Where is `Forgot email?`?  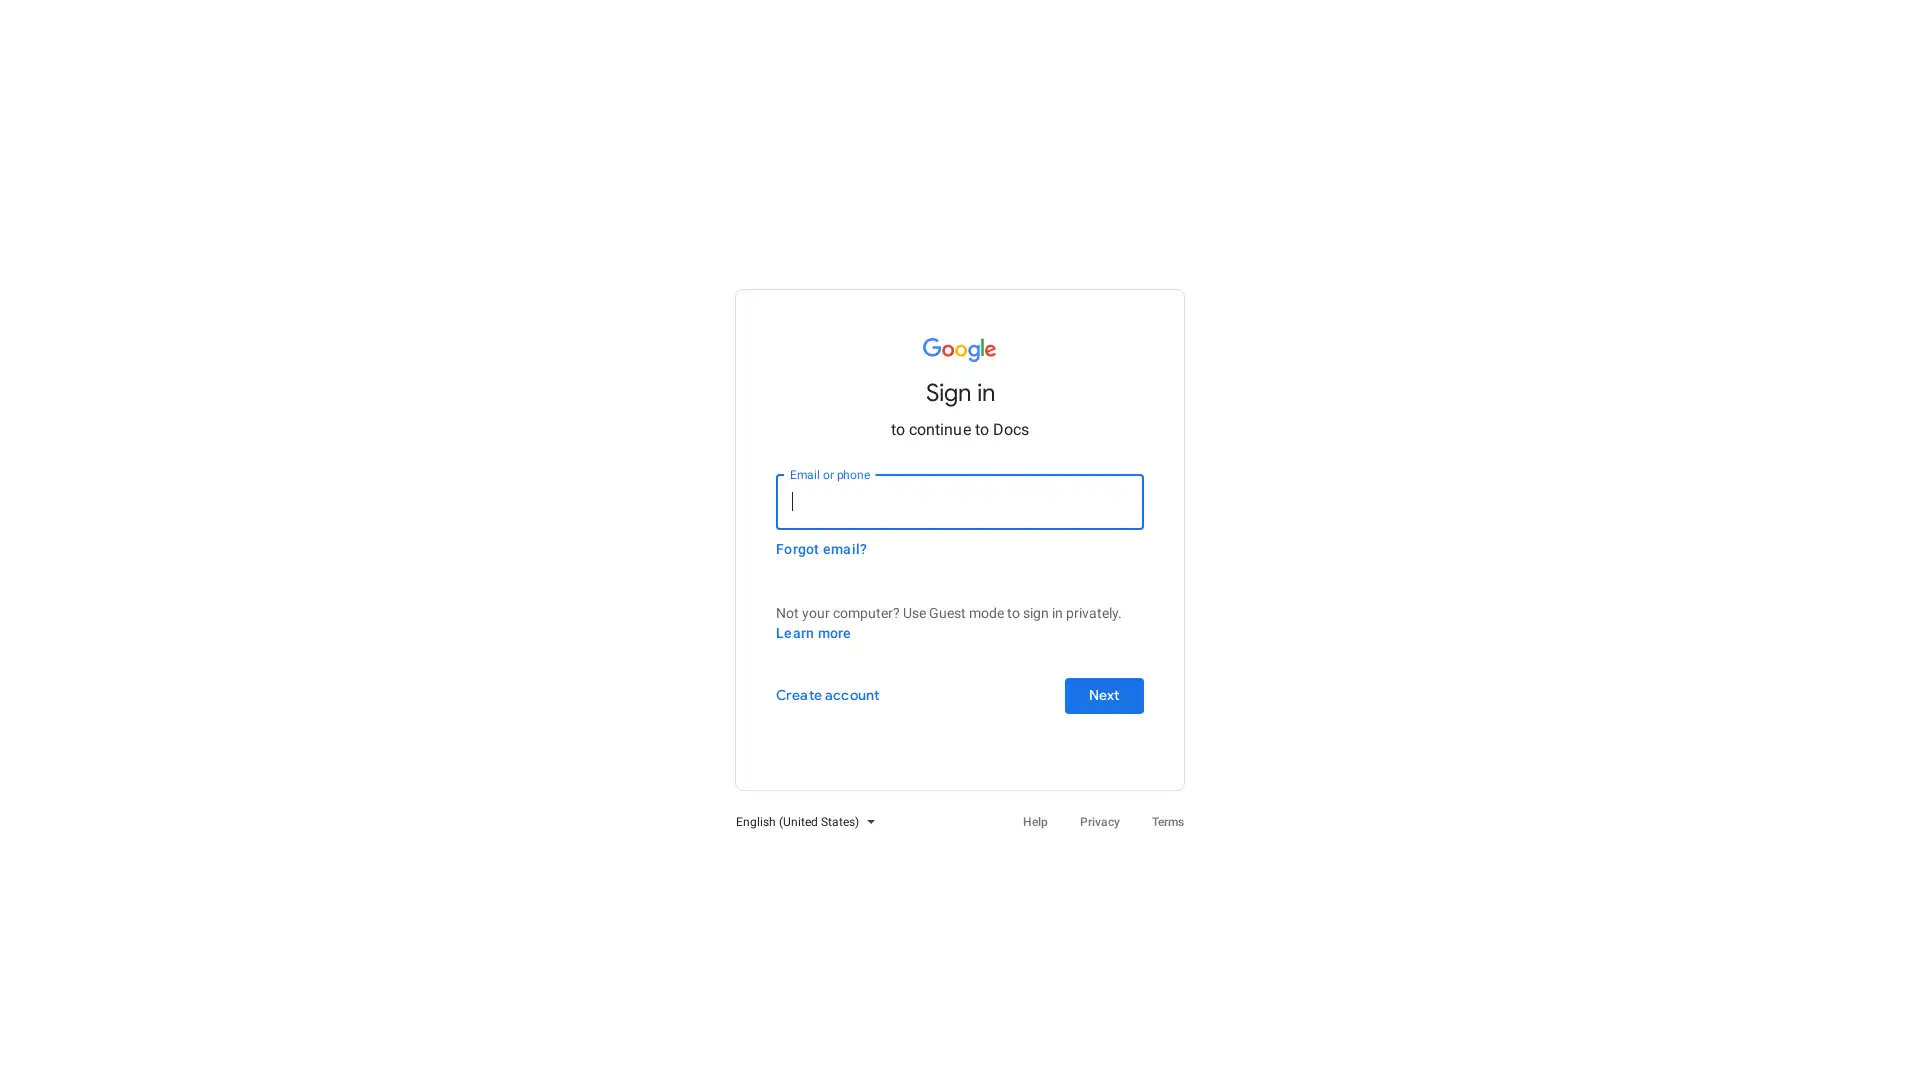
Forgot email? is located at coordinates (821, 547).